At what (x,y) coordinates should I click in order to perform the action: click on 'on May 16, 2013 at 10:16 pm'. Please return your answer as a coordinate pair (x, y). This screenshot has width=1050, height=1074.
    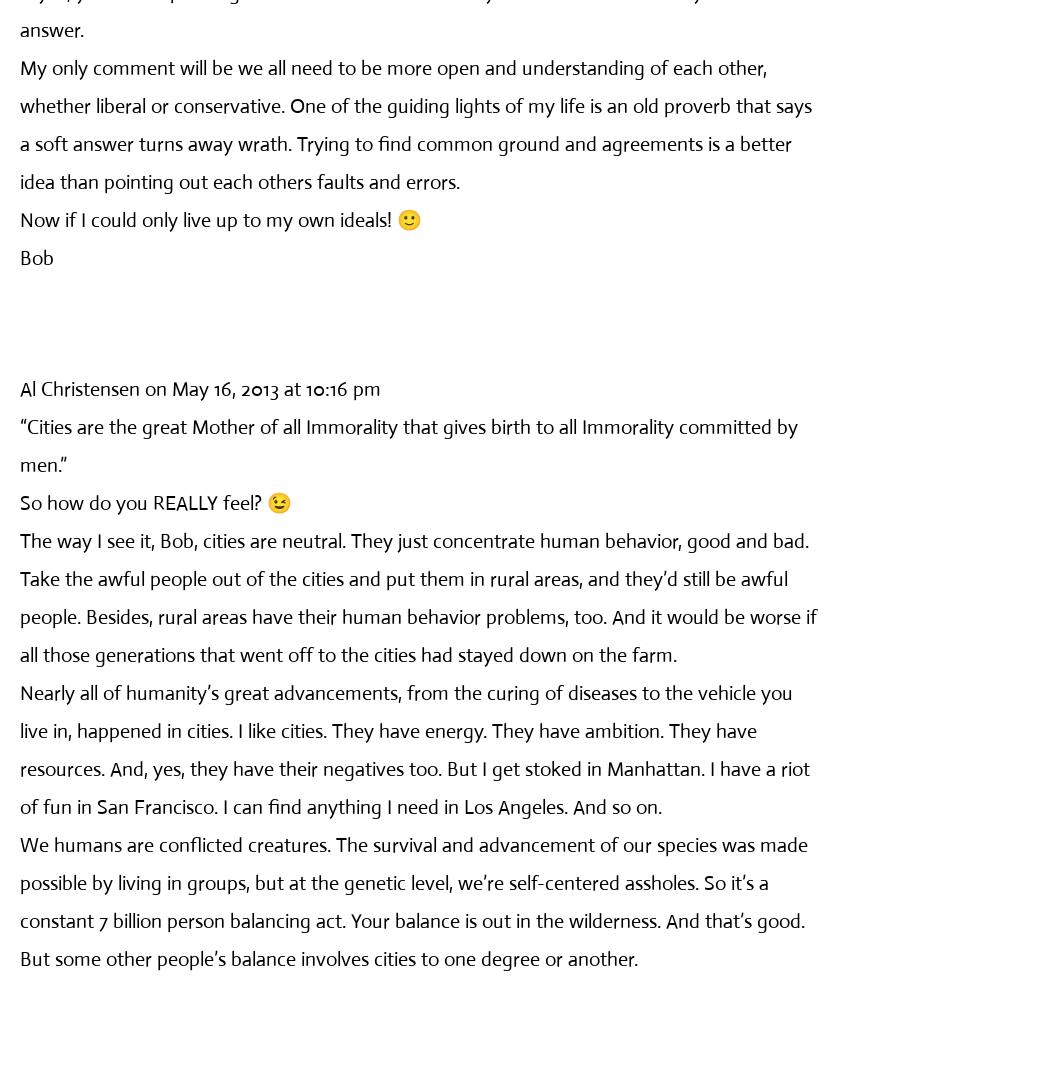
    Looking at the image, I should click on (144, 388).